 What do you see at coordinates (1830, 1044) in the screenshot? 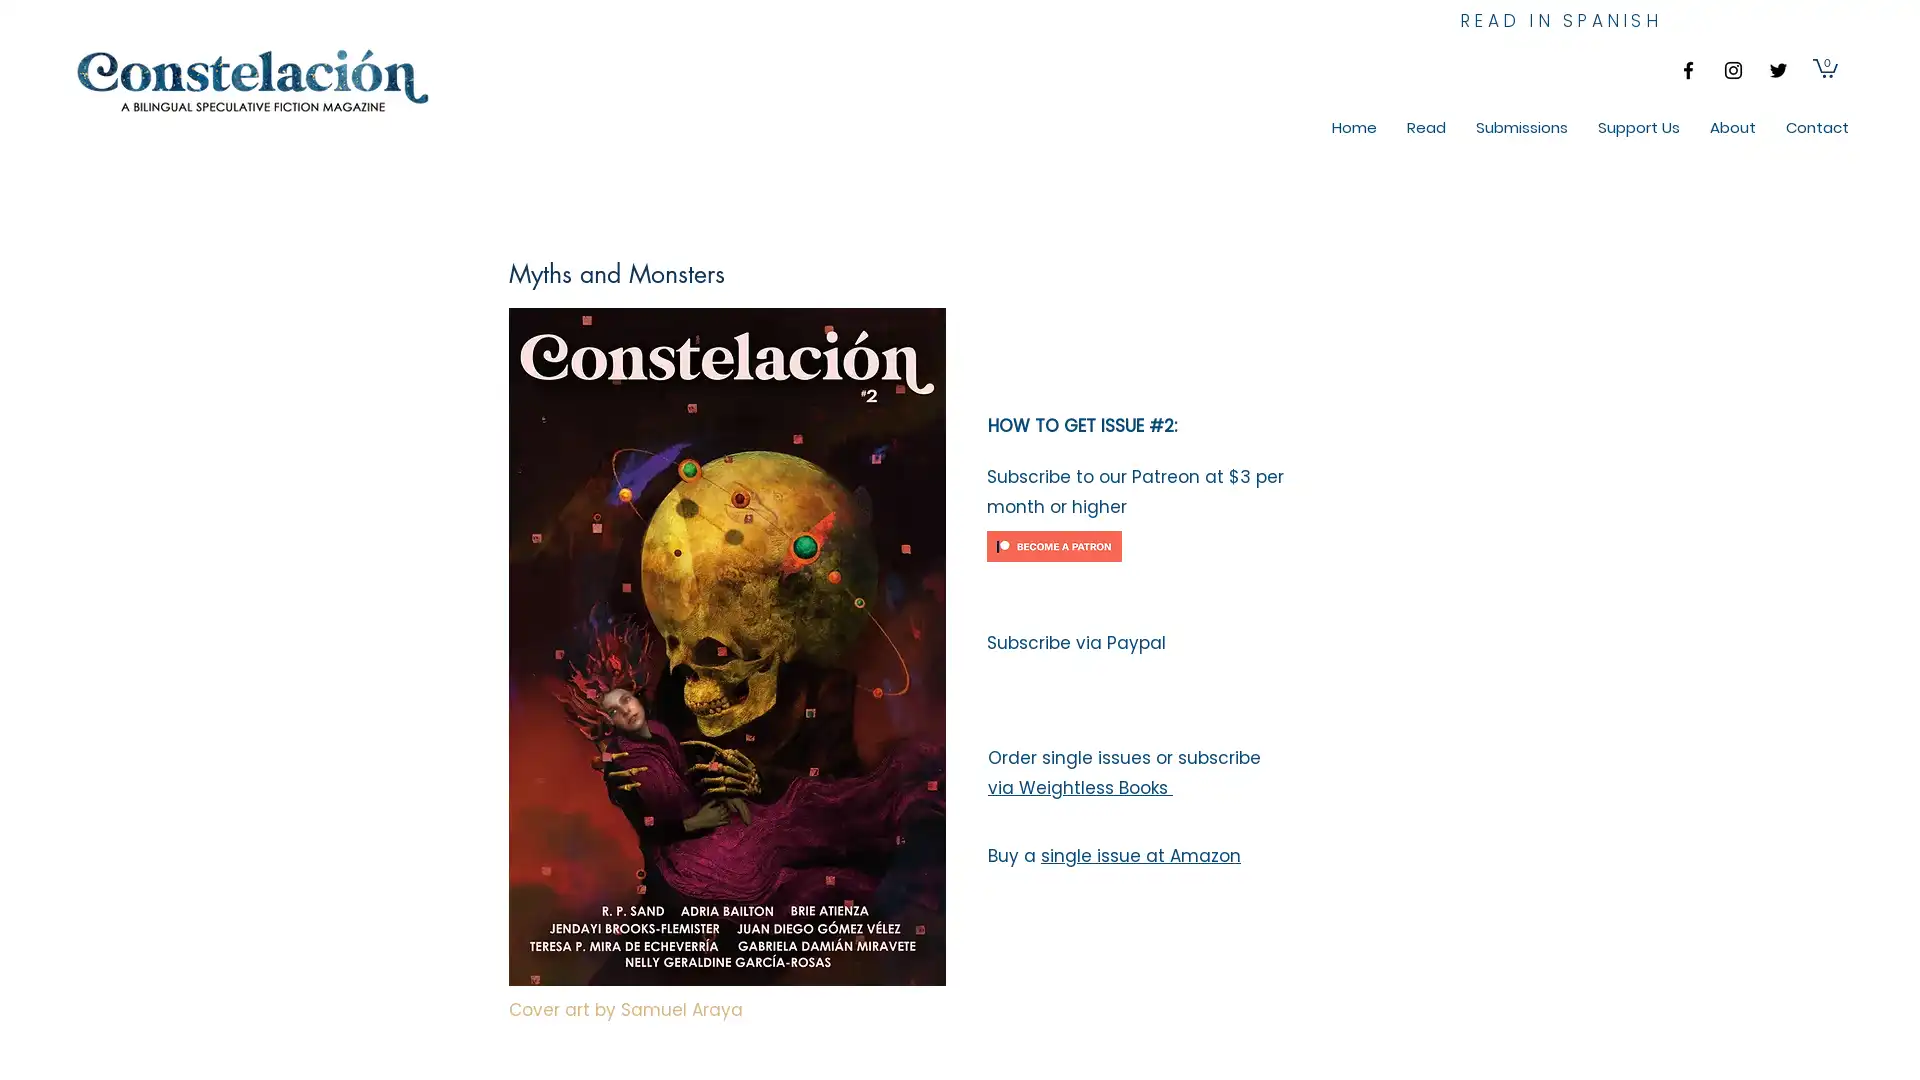
I see `Accept` at bounding box center [1830, 1044].